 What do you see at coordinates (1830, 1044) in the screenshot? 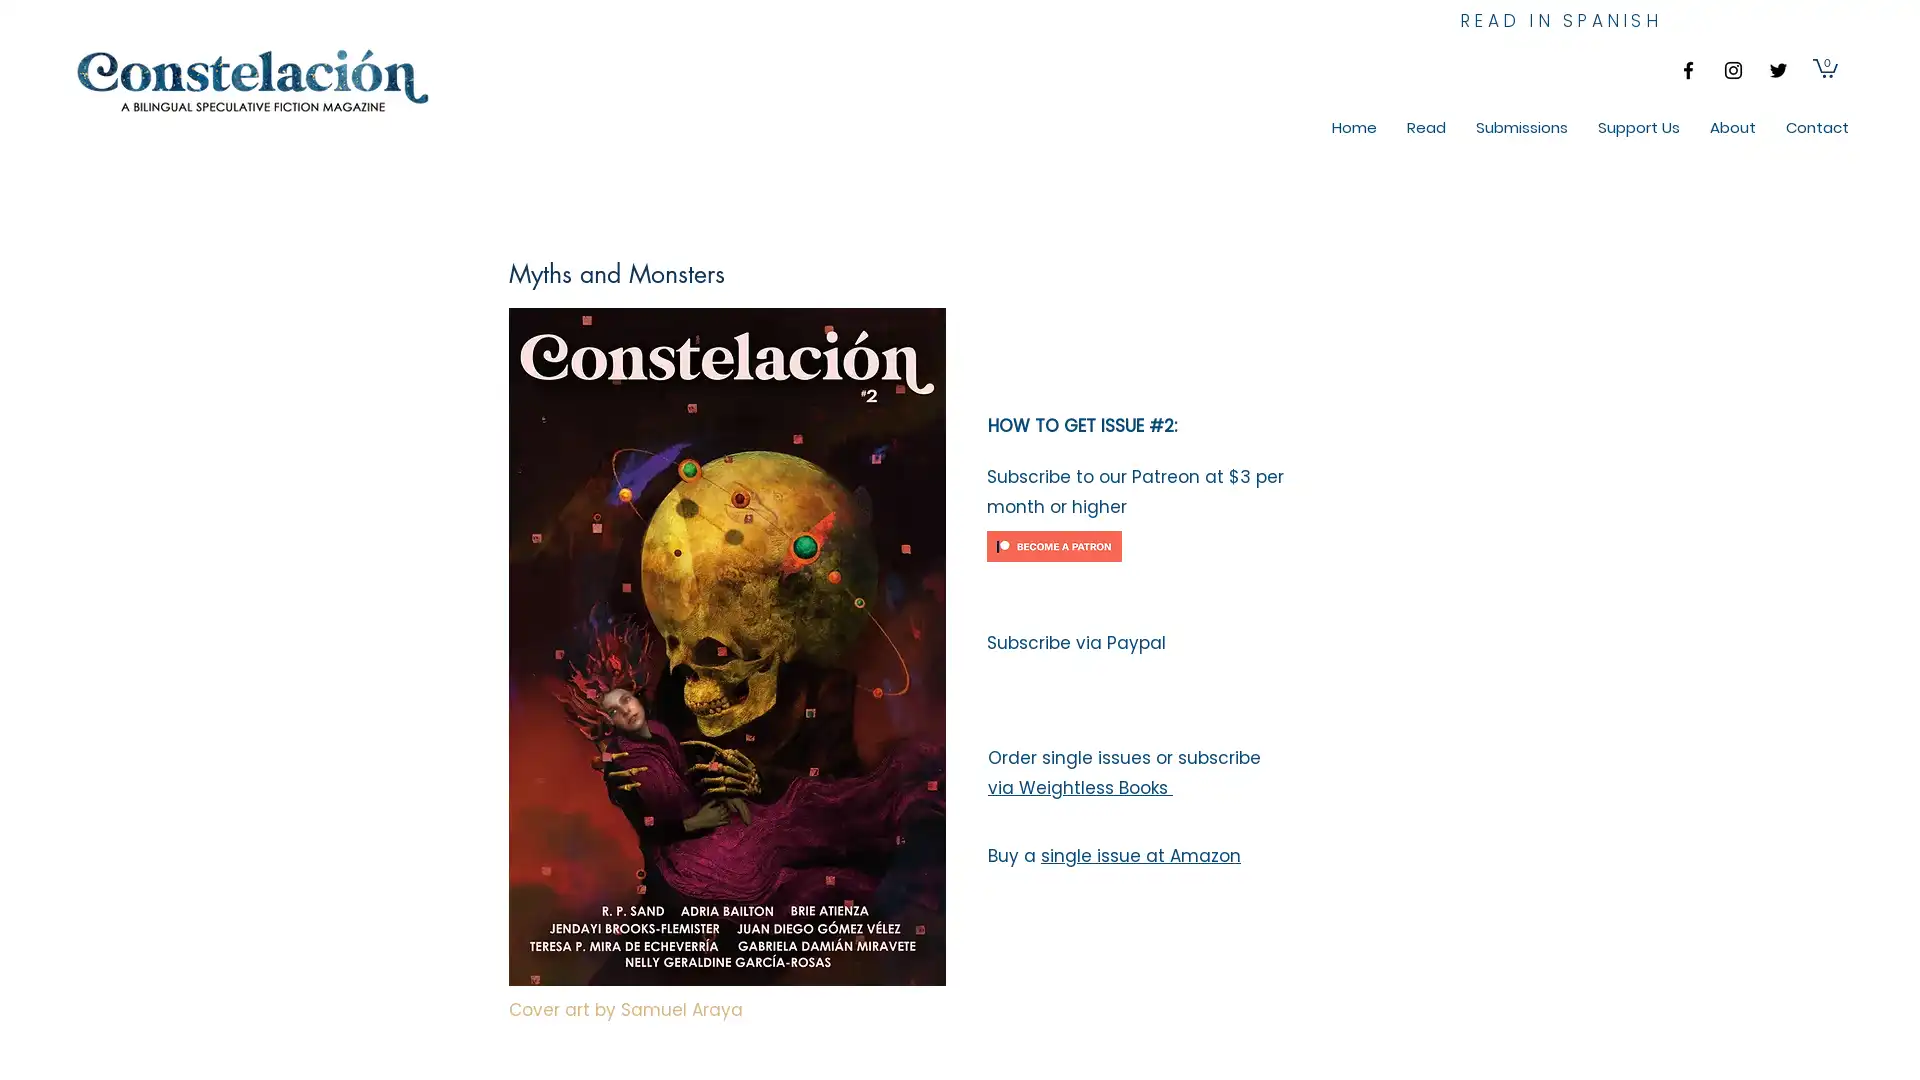
I see `Accept` at bounding box center [1830, 1044].